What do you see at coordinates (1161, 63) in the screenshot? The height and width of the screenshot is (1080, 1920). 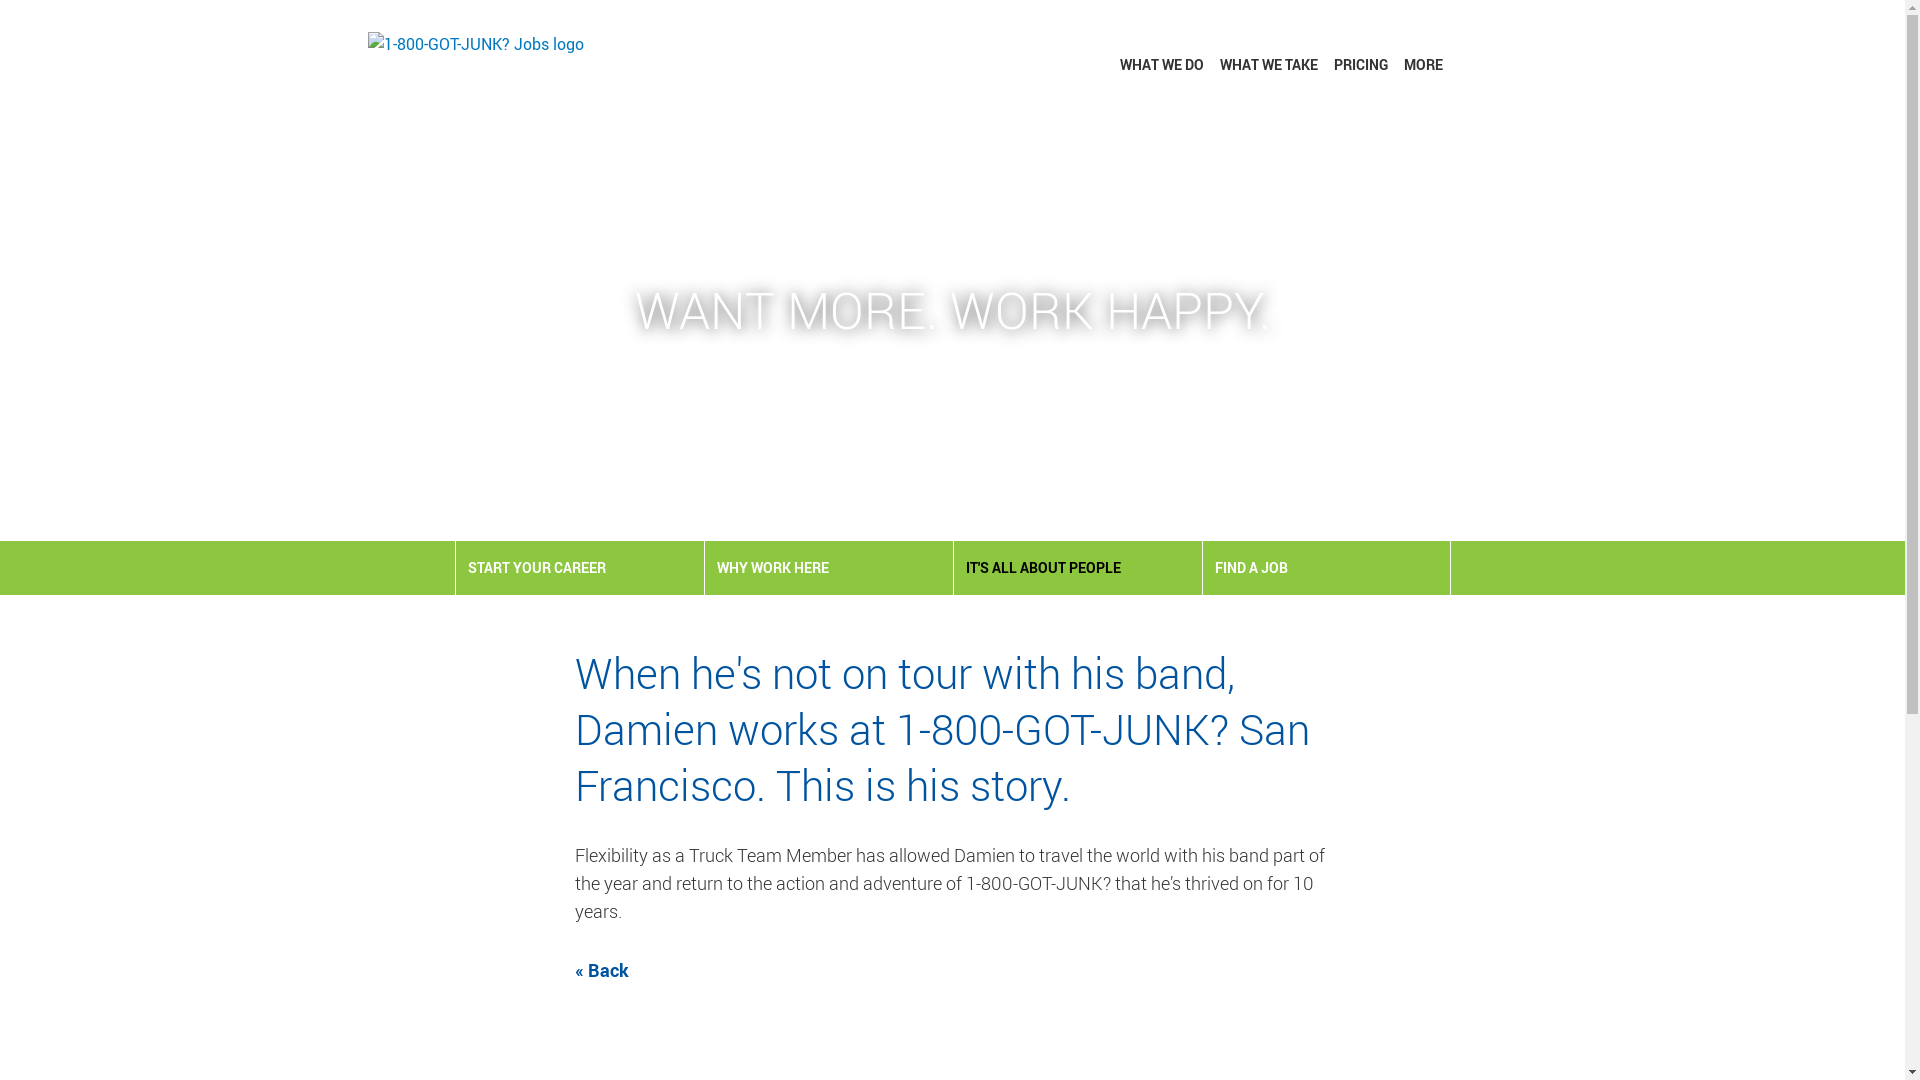 I see `'WHAT WE DO'` at bounding box center [1161, 63].